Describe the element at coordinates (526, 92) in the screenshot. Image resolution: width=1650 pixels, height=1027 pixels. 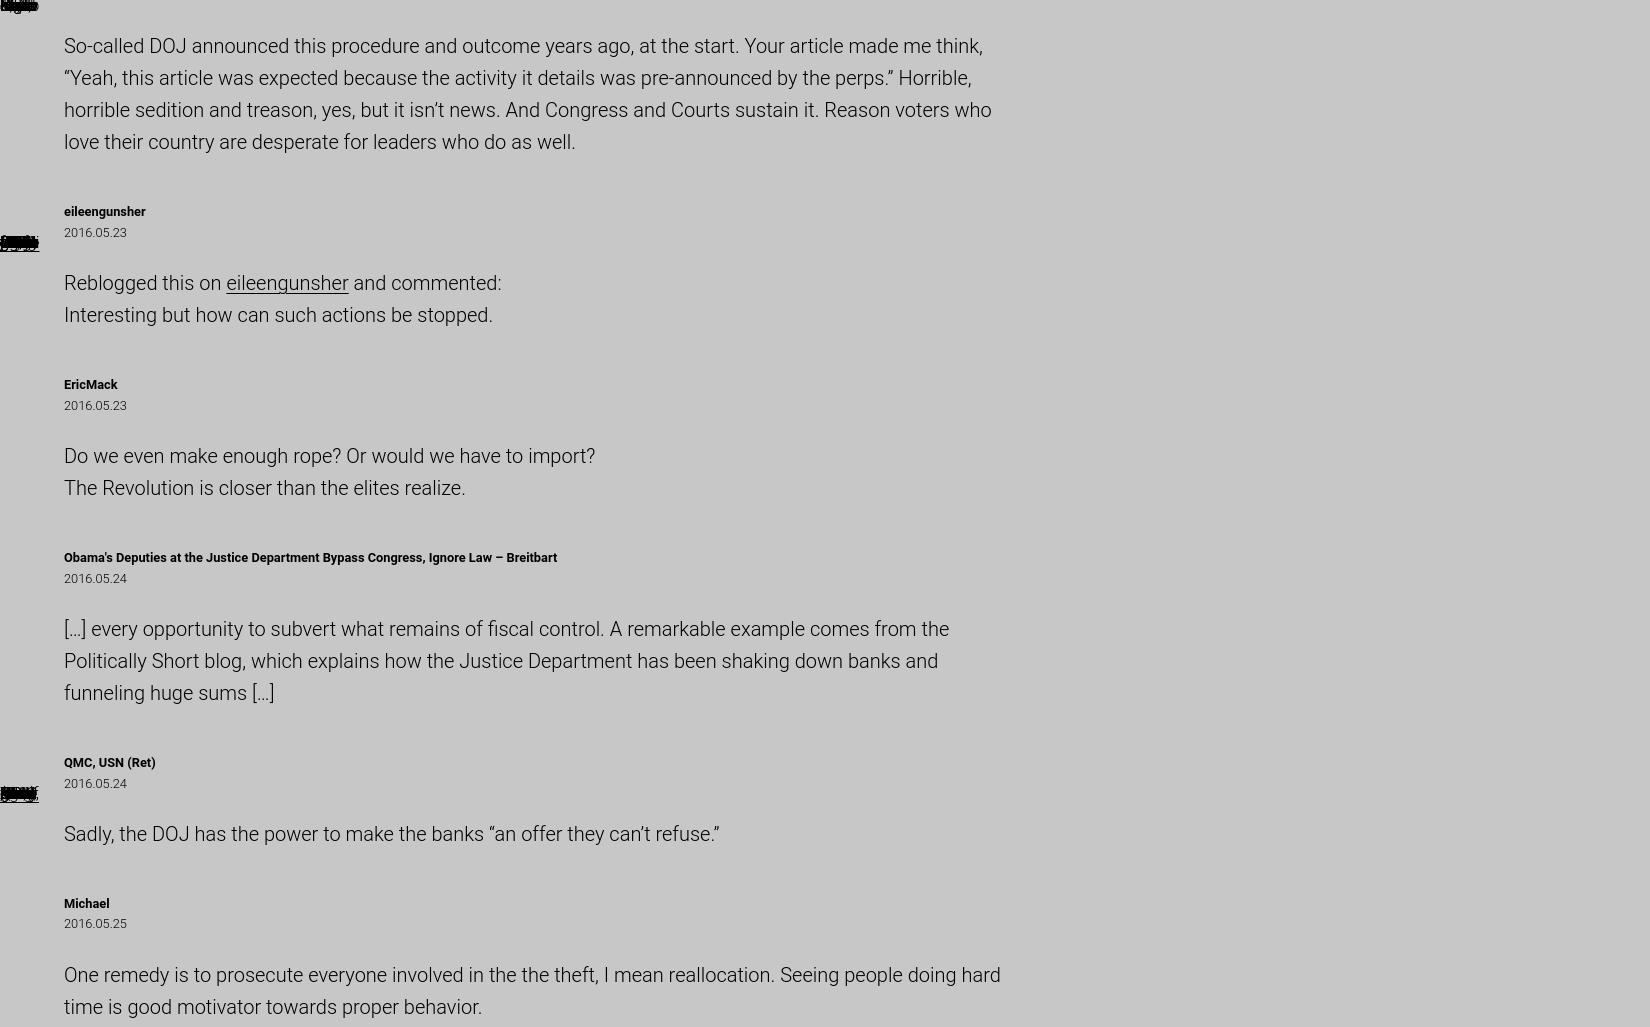
I see `'So-called DOJ announced this procedure and outcome years ago, at the start.  Your article made me think, “Yeah, this article was expected because the activity it details was pre-announced by the perps.”  Horrible, horrible sedition and treason, yes, but it isn’t news.  And Congress and Courts sustain it.  Reason voters who love their country are desperate for leaders who do as well.'` at that location.